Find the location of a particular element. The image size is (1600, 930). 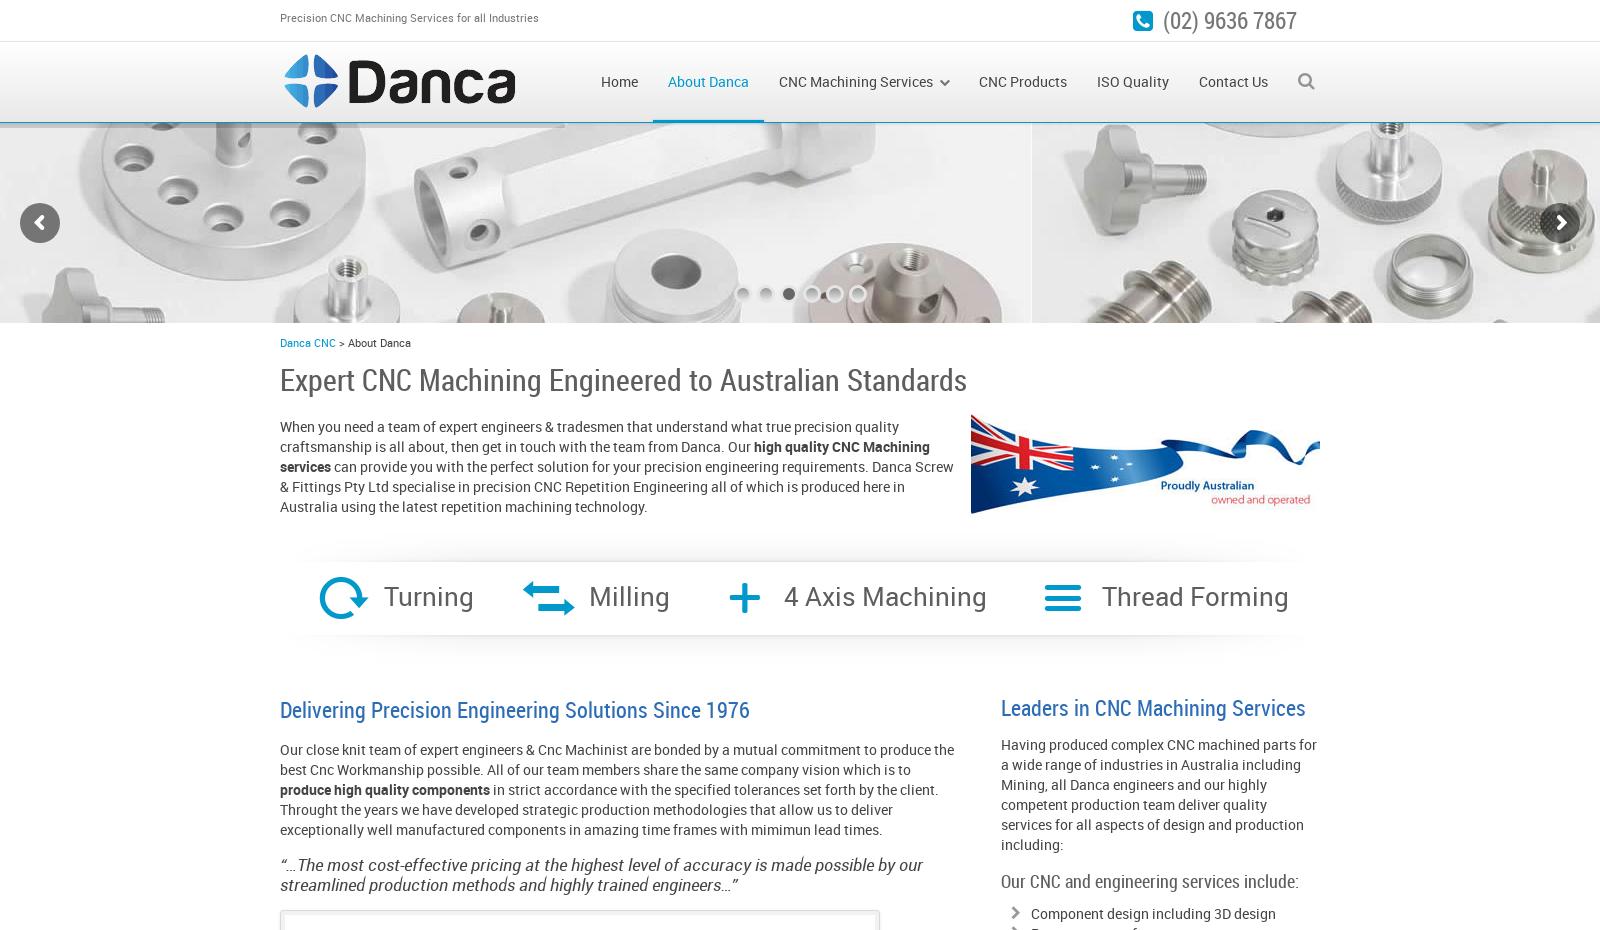

'Component design including 3D design' is located at coordinates (1153, 913).